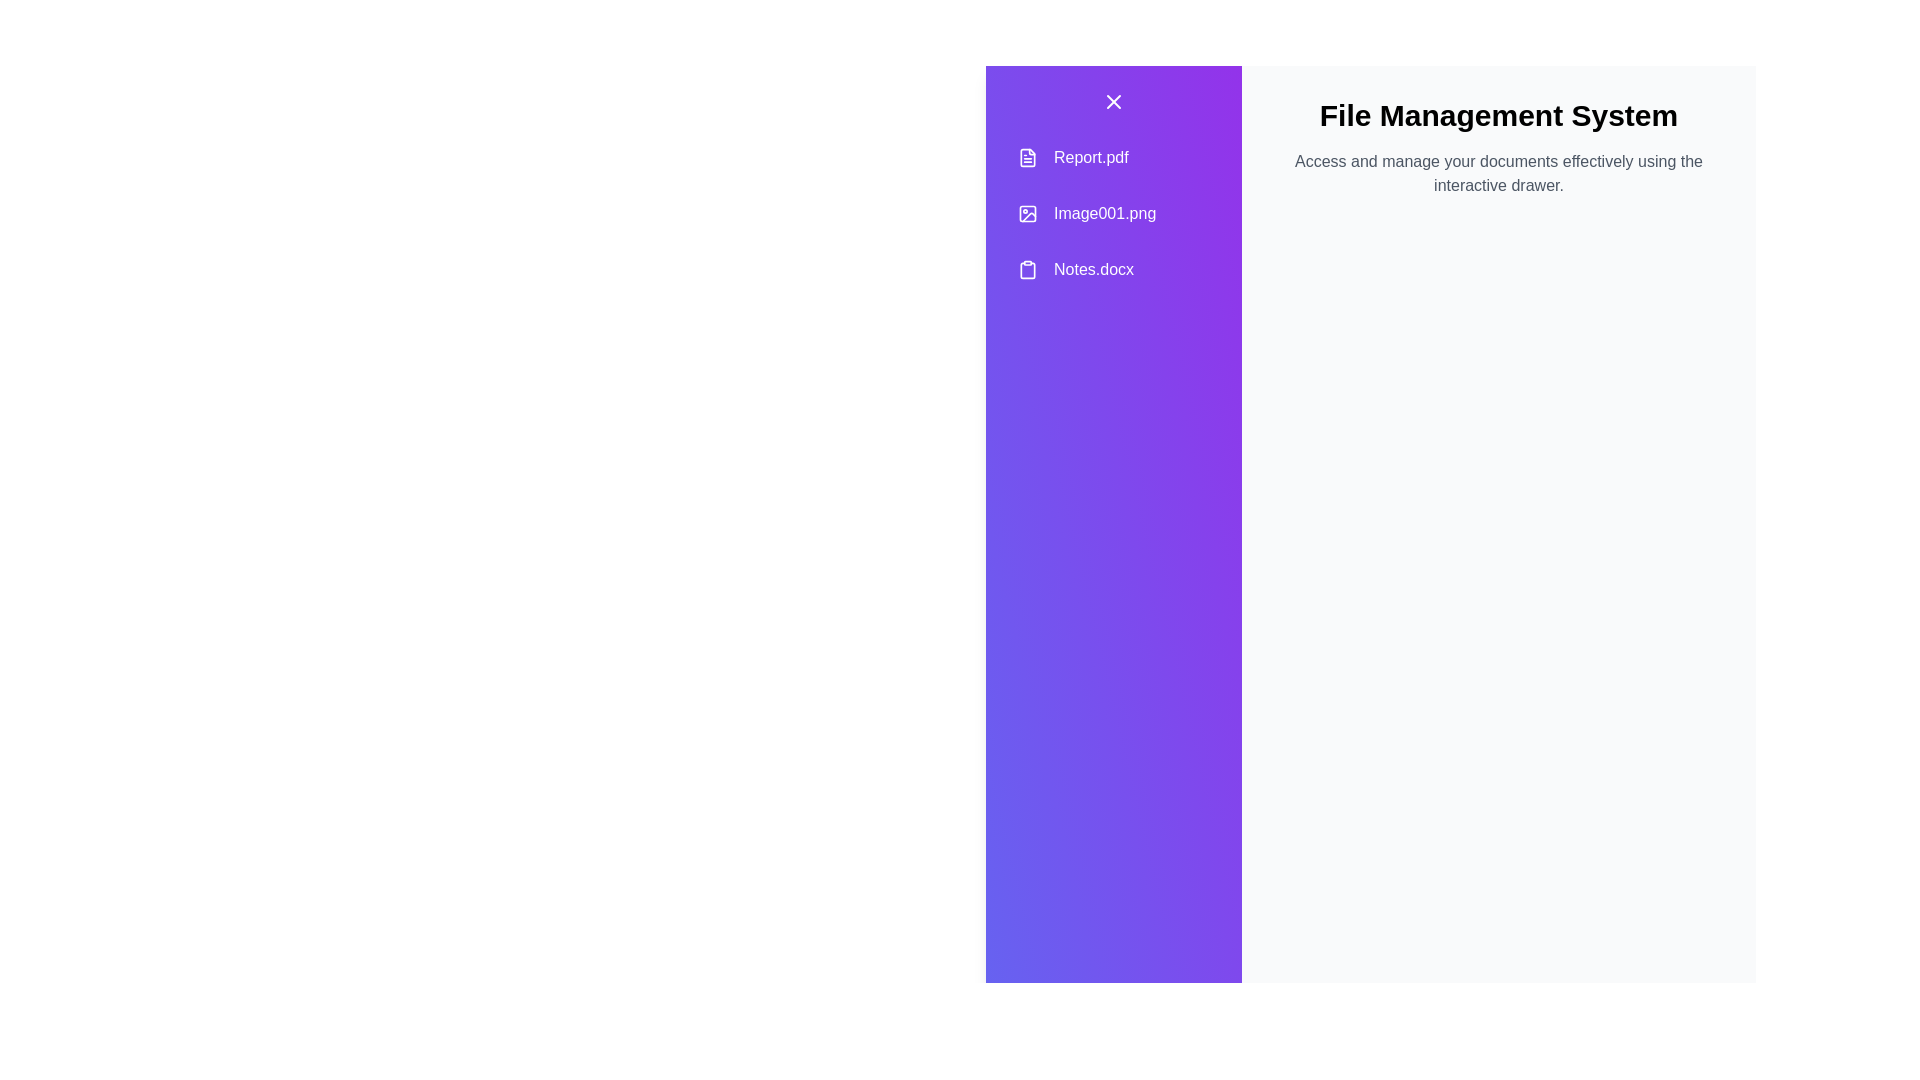 The width and height of the screenshot is (1920, 1080). What do you see at coordinates (1112, 157) in the screenshot?
I see `the document name Report.pdf to select or highlight it` at bounding box center [1112, 157].